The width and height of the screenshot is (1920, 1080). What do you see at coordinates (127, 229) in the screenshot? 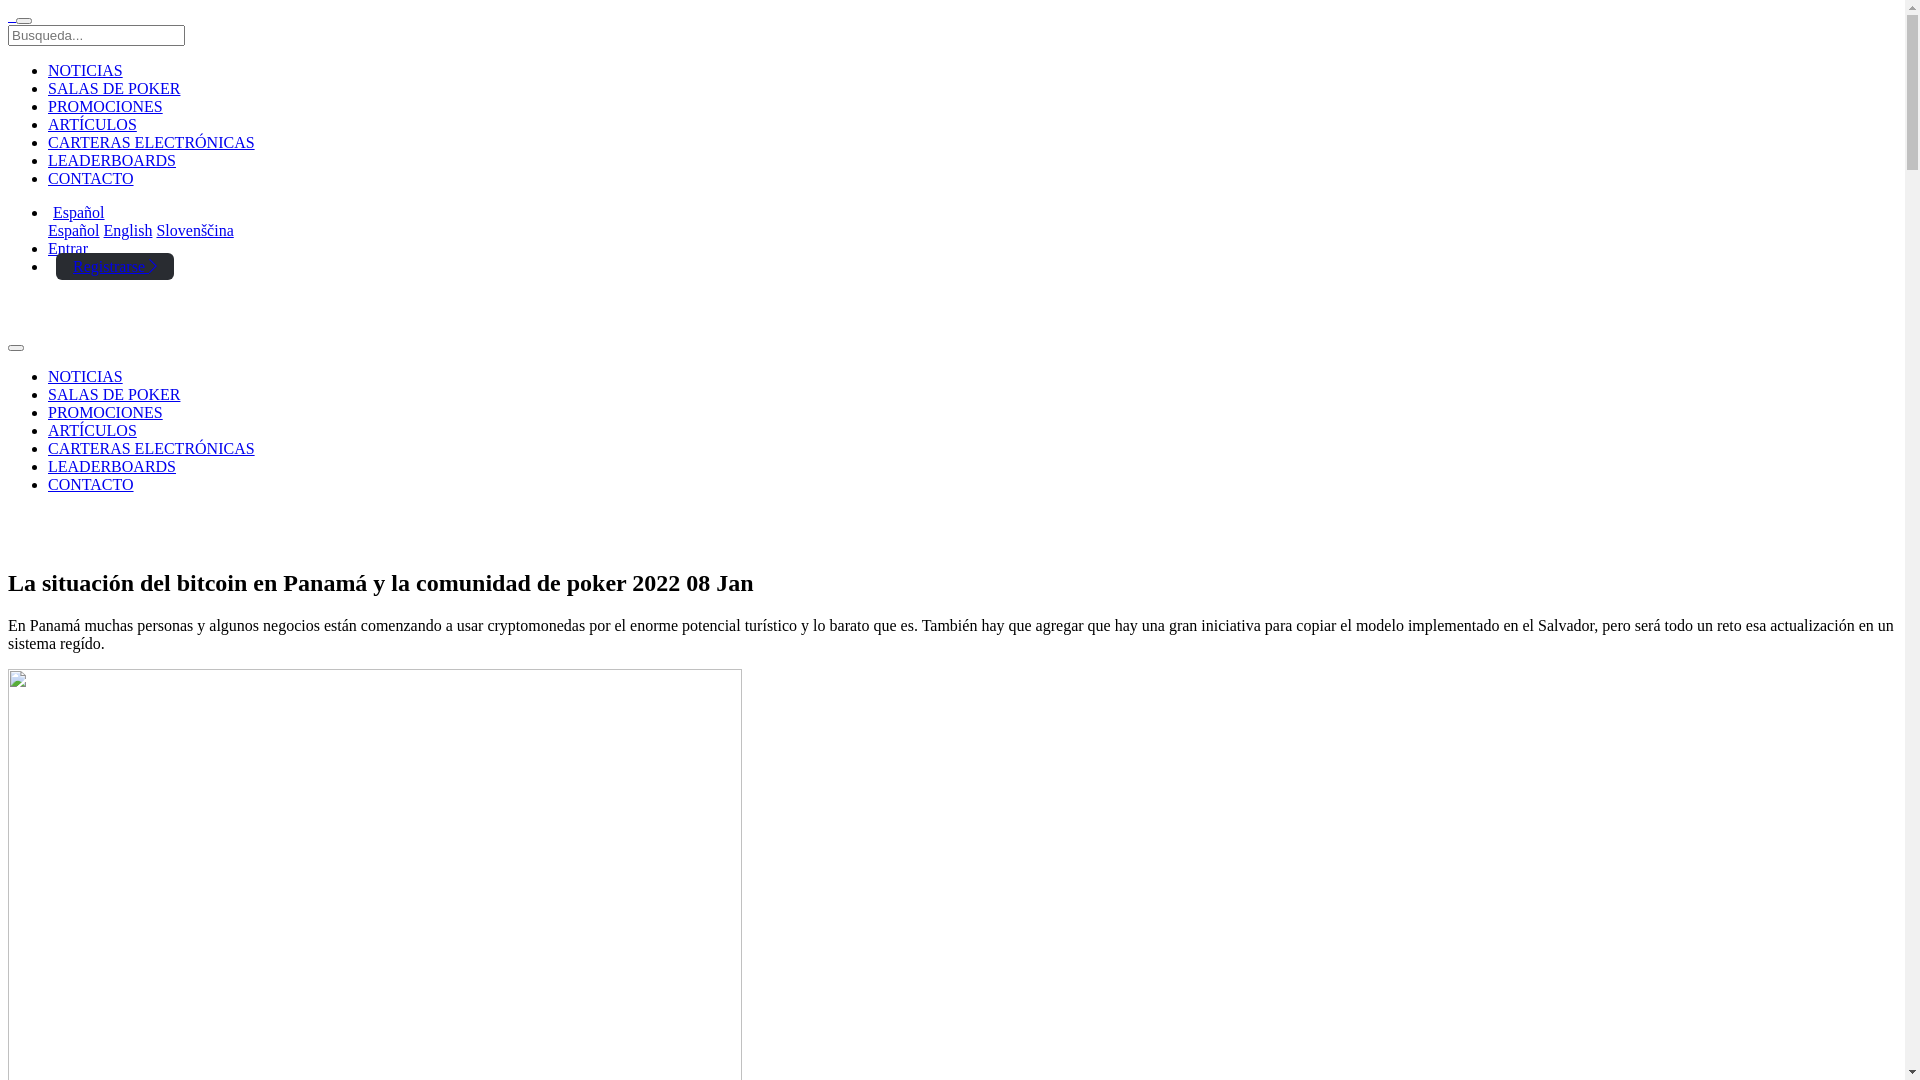
I see `'English'` at bounding box center [127, 229].